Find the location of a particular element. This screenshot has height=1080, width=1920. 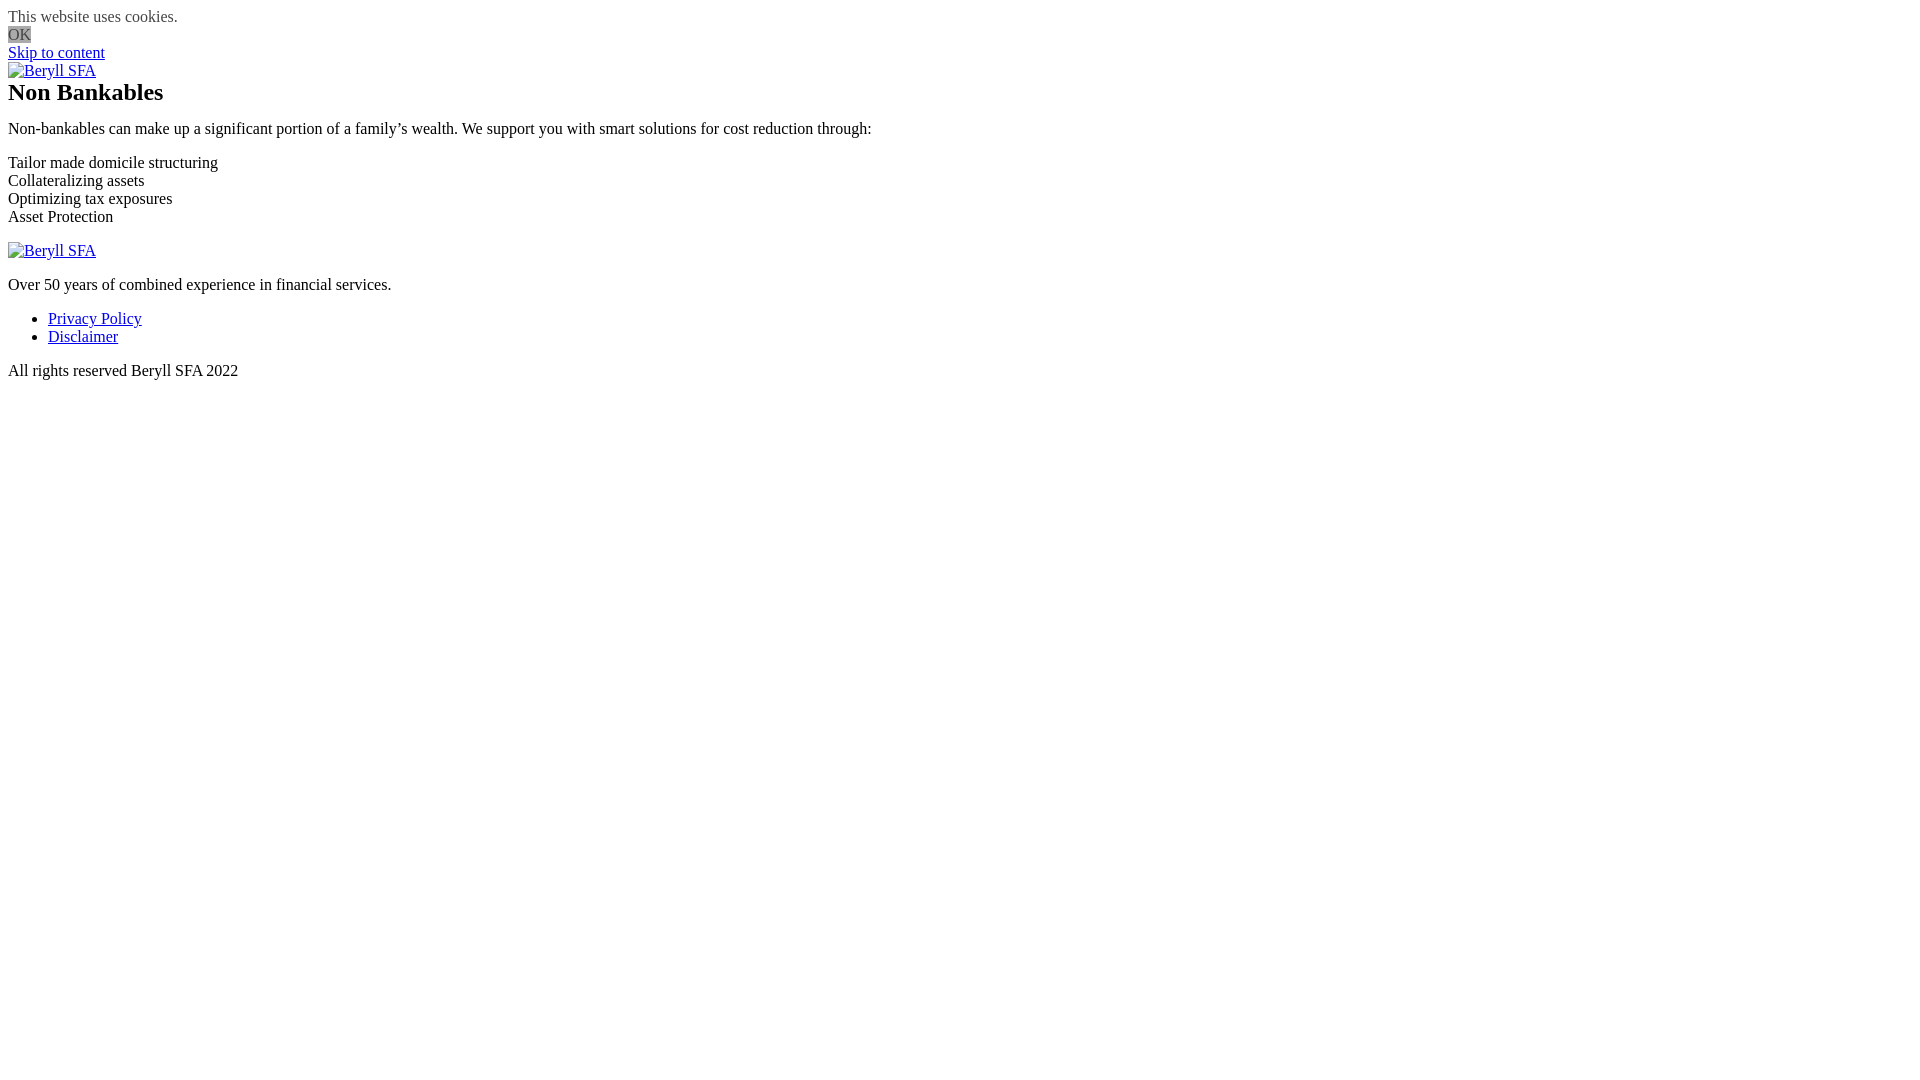

'Privacy Policy' is located at coordinates (94, 317).